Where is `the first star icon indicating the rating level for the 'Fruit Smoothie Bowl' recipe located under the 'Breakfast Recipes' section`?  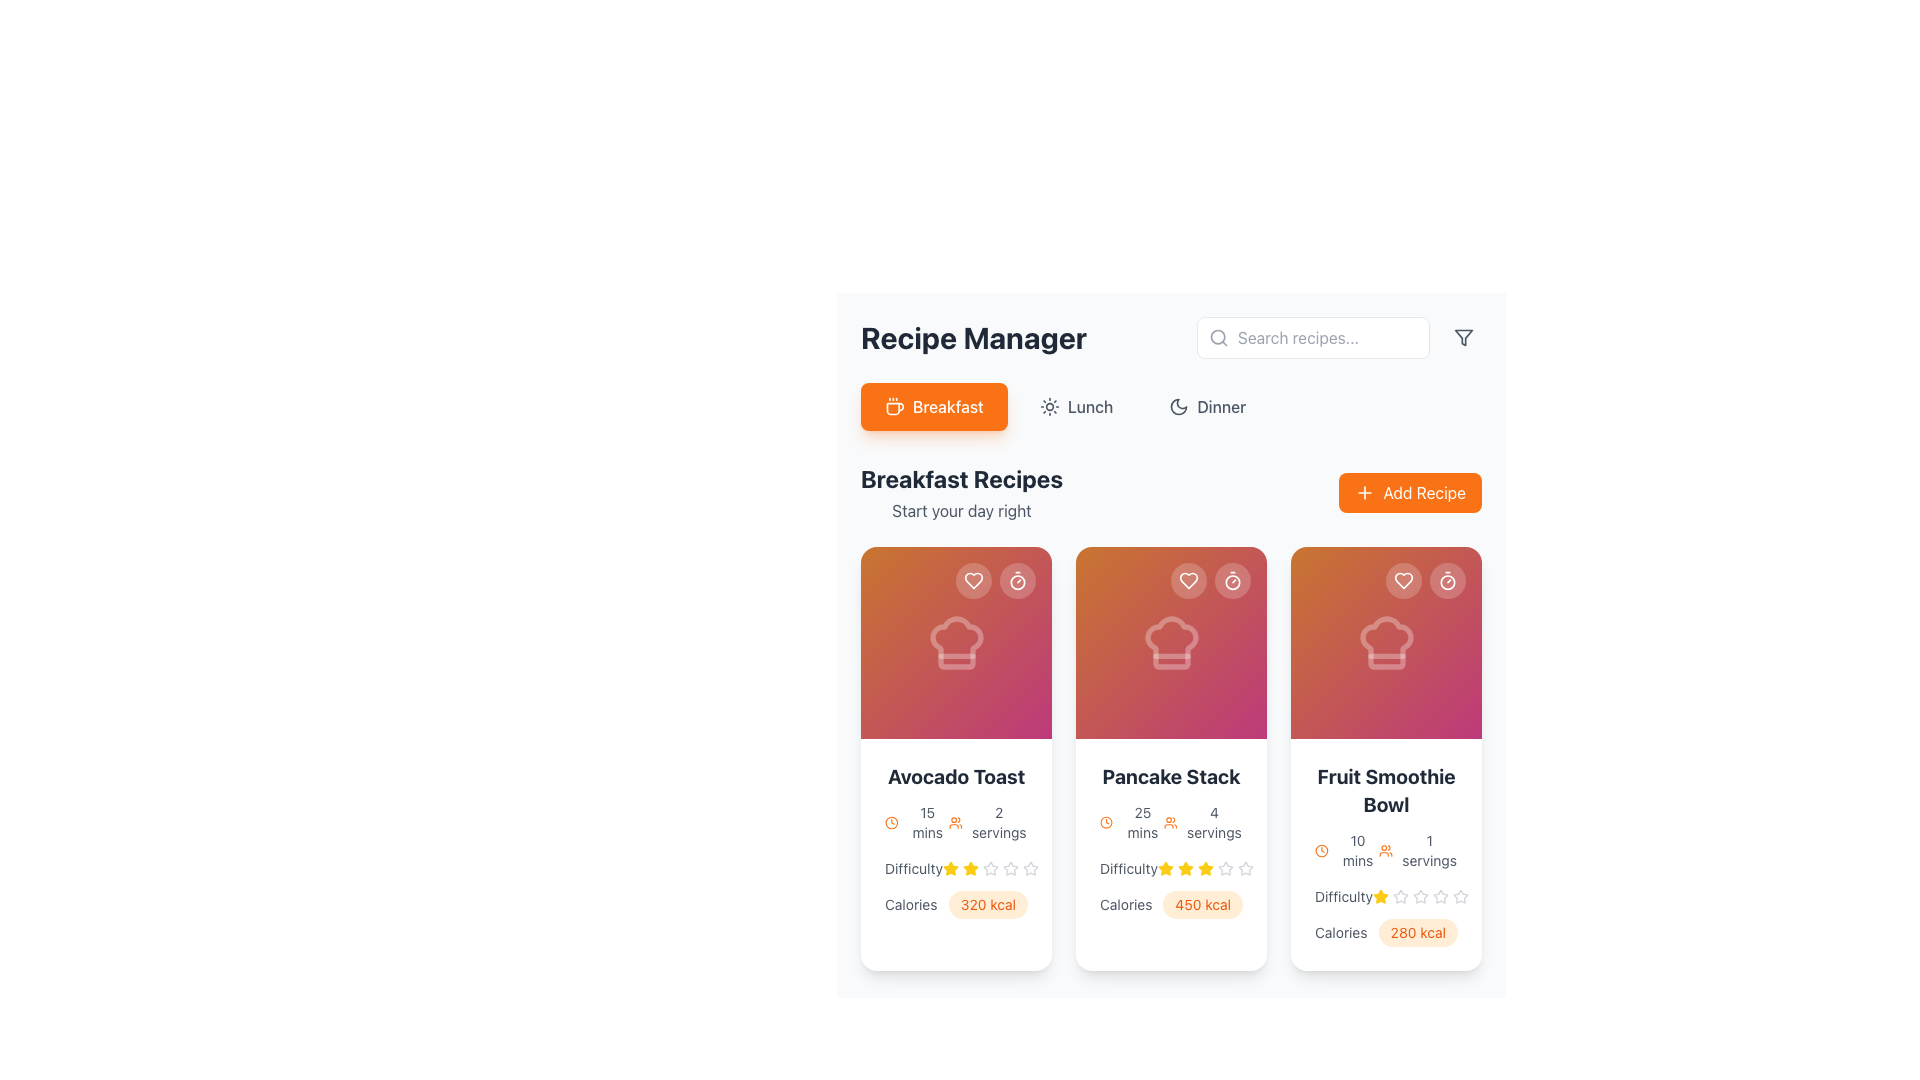
the first star icon indicating the rating level for the 'Fruit Smoothie Bowl' recipe located under the 'Breakfast Recipes' section is located at coordinates (1379, 895).